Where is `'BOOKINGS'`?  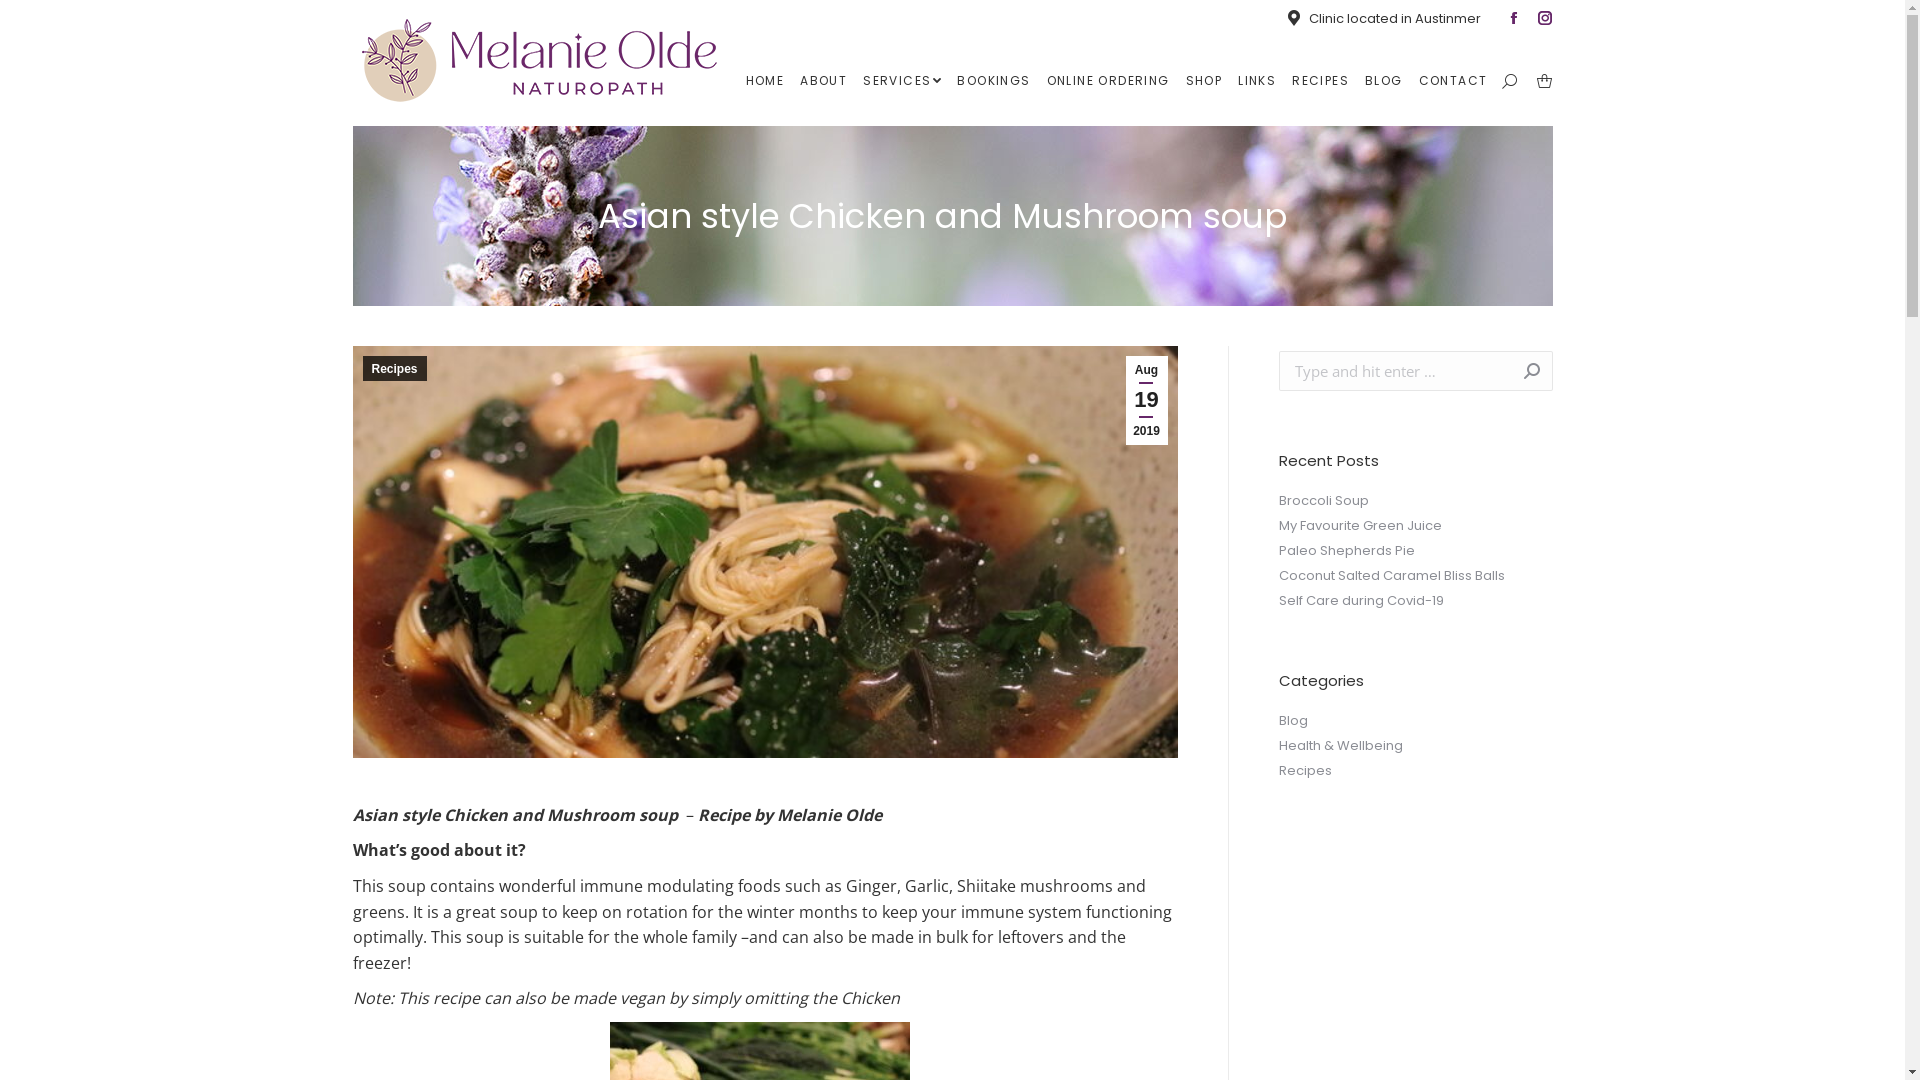 'BOOKINGS' is located at coordinates (993, 80).